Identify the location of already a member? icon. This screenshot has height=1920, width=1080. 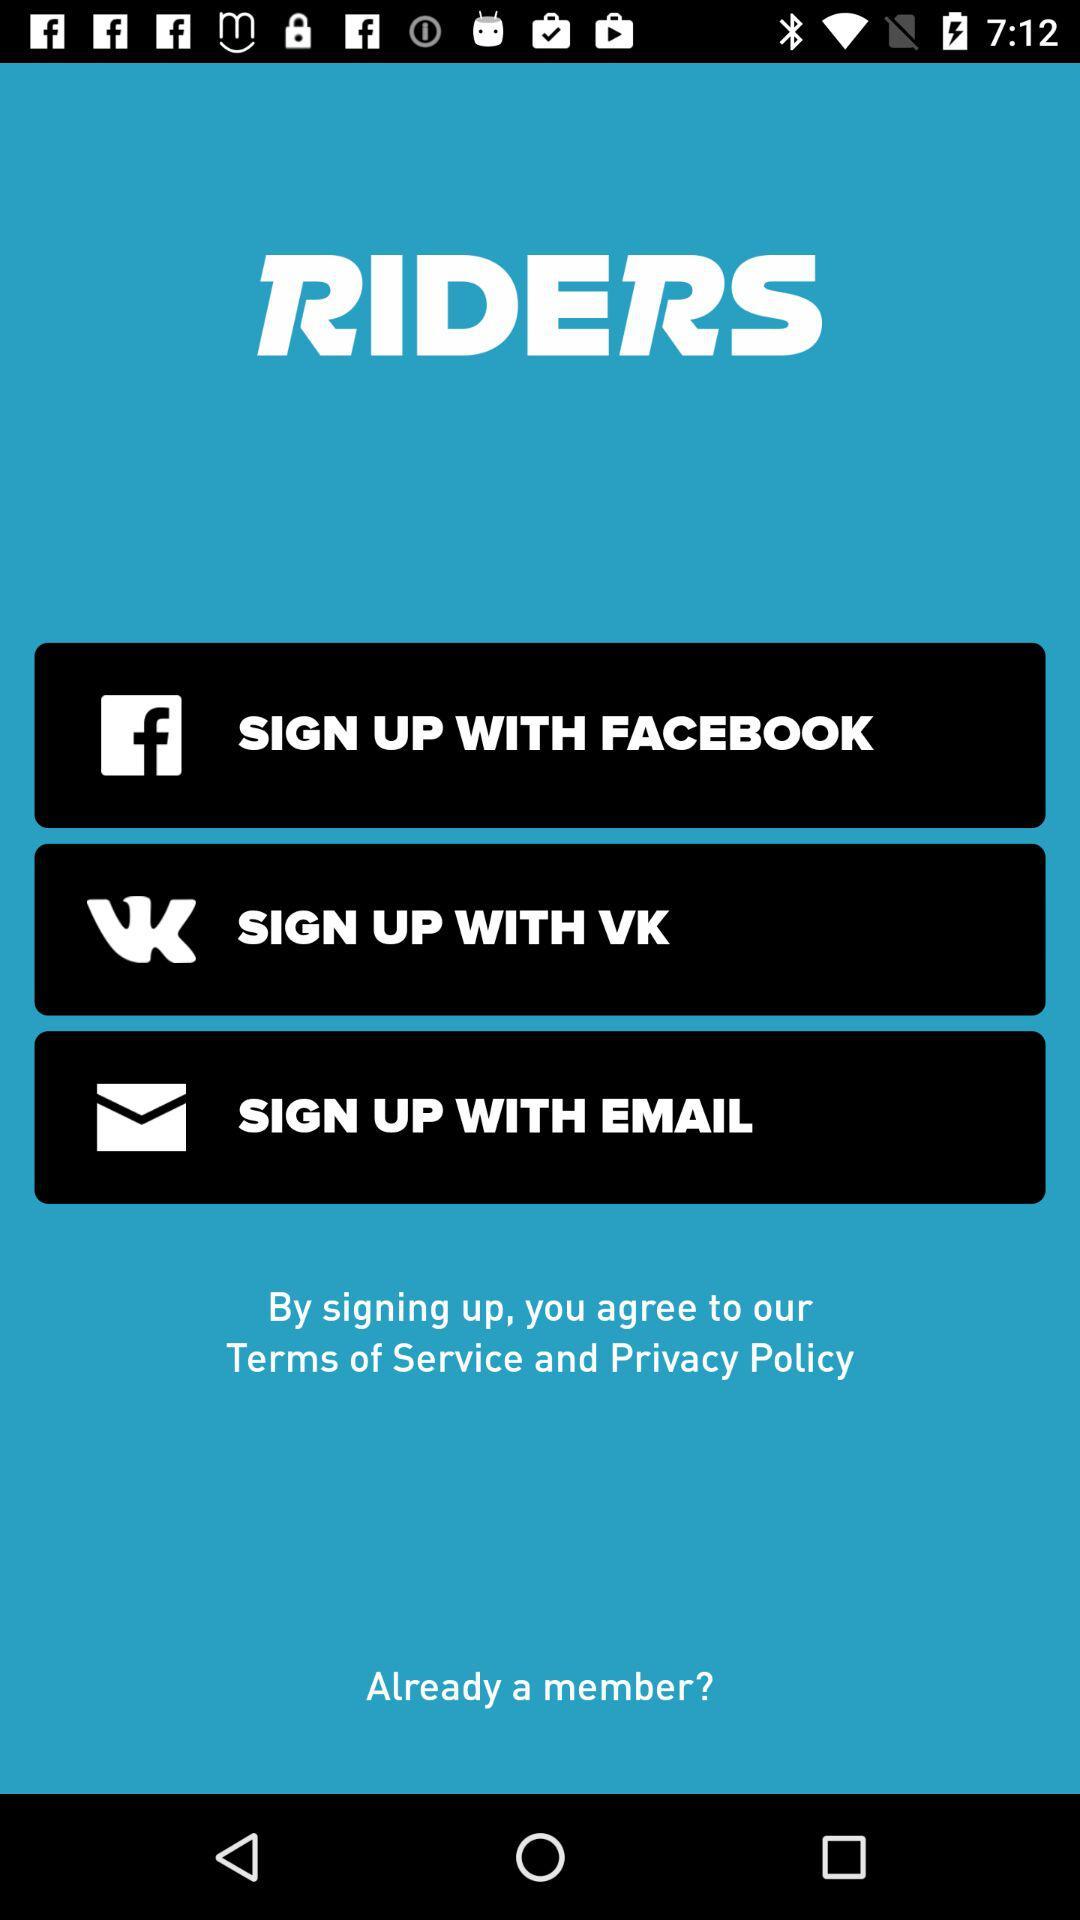
(540, 1704).